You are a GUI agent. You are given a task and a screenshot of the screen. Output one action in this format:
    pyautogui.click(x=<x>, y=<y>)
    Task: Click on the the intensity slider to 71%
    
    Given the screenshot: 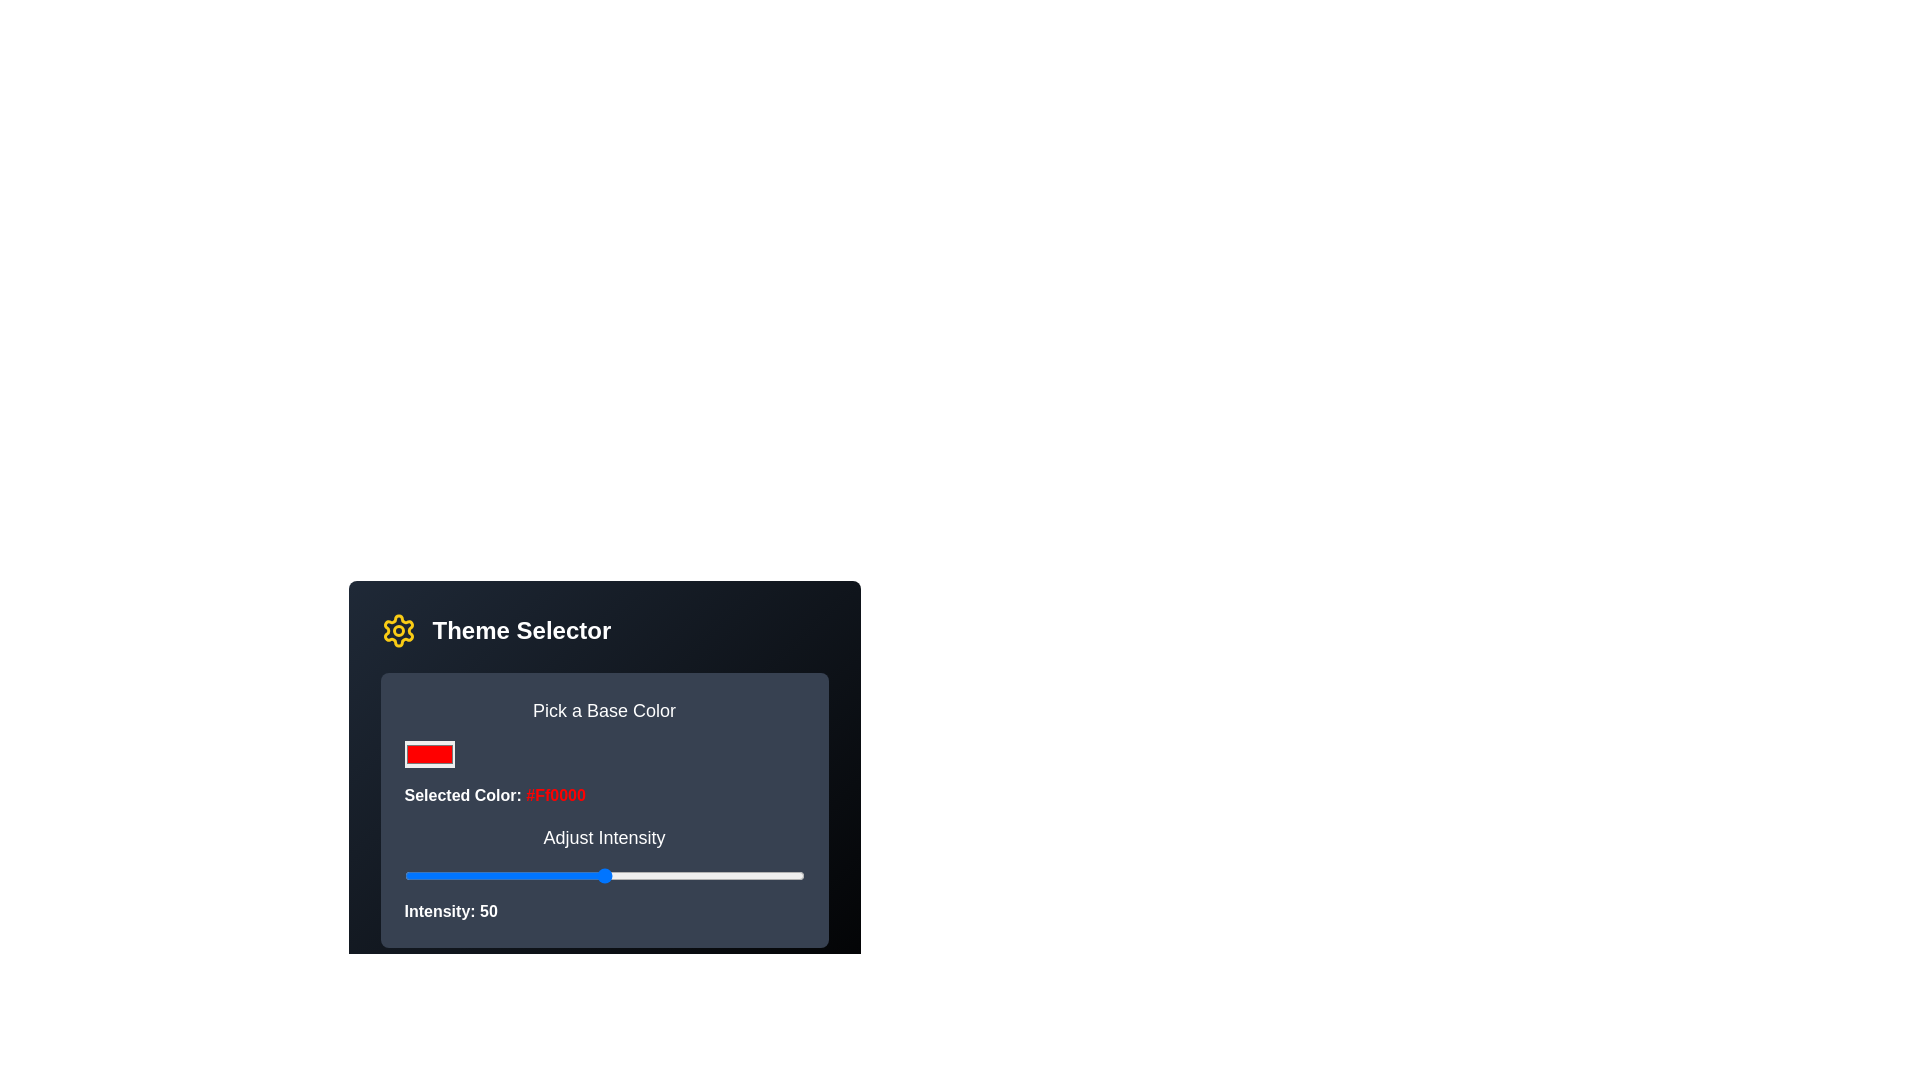 What is the action you would take?
    pyautogui.click(x=688, y=874)
    